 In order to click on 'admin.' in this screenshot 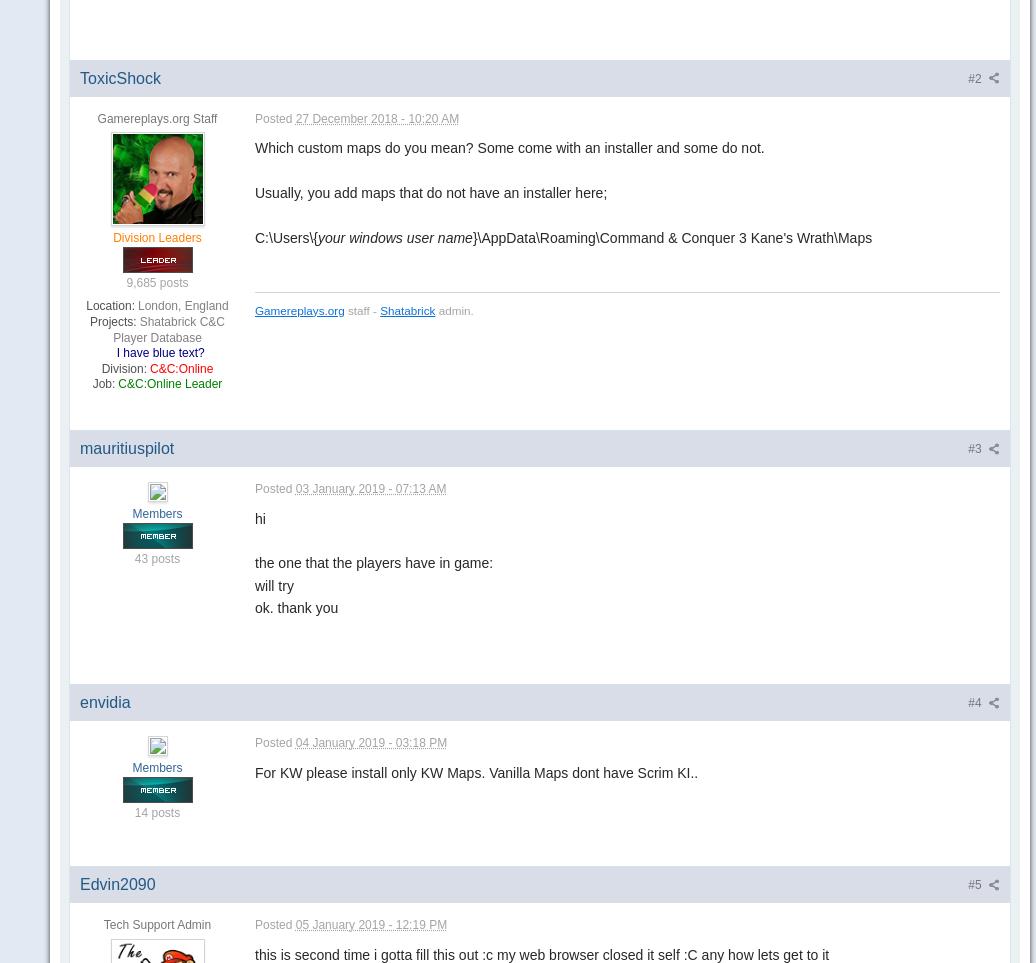, I will do `click(453, 309)`.